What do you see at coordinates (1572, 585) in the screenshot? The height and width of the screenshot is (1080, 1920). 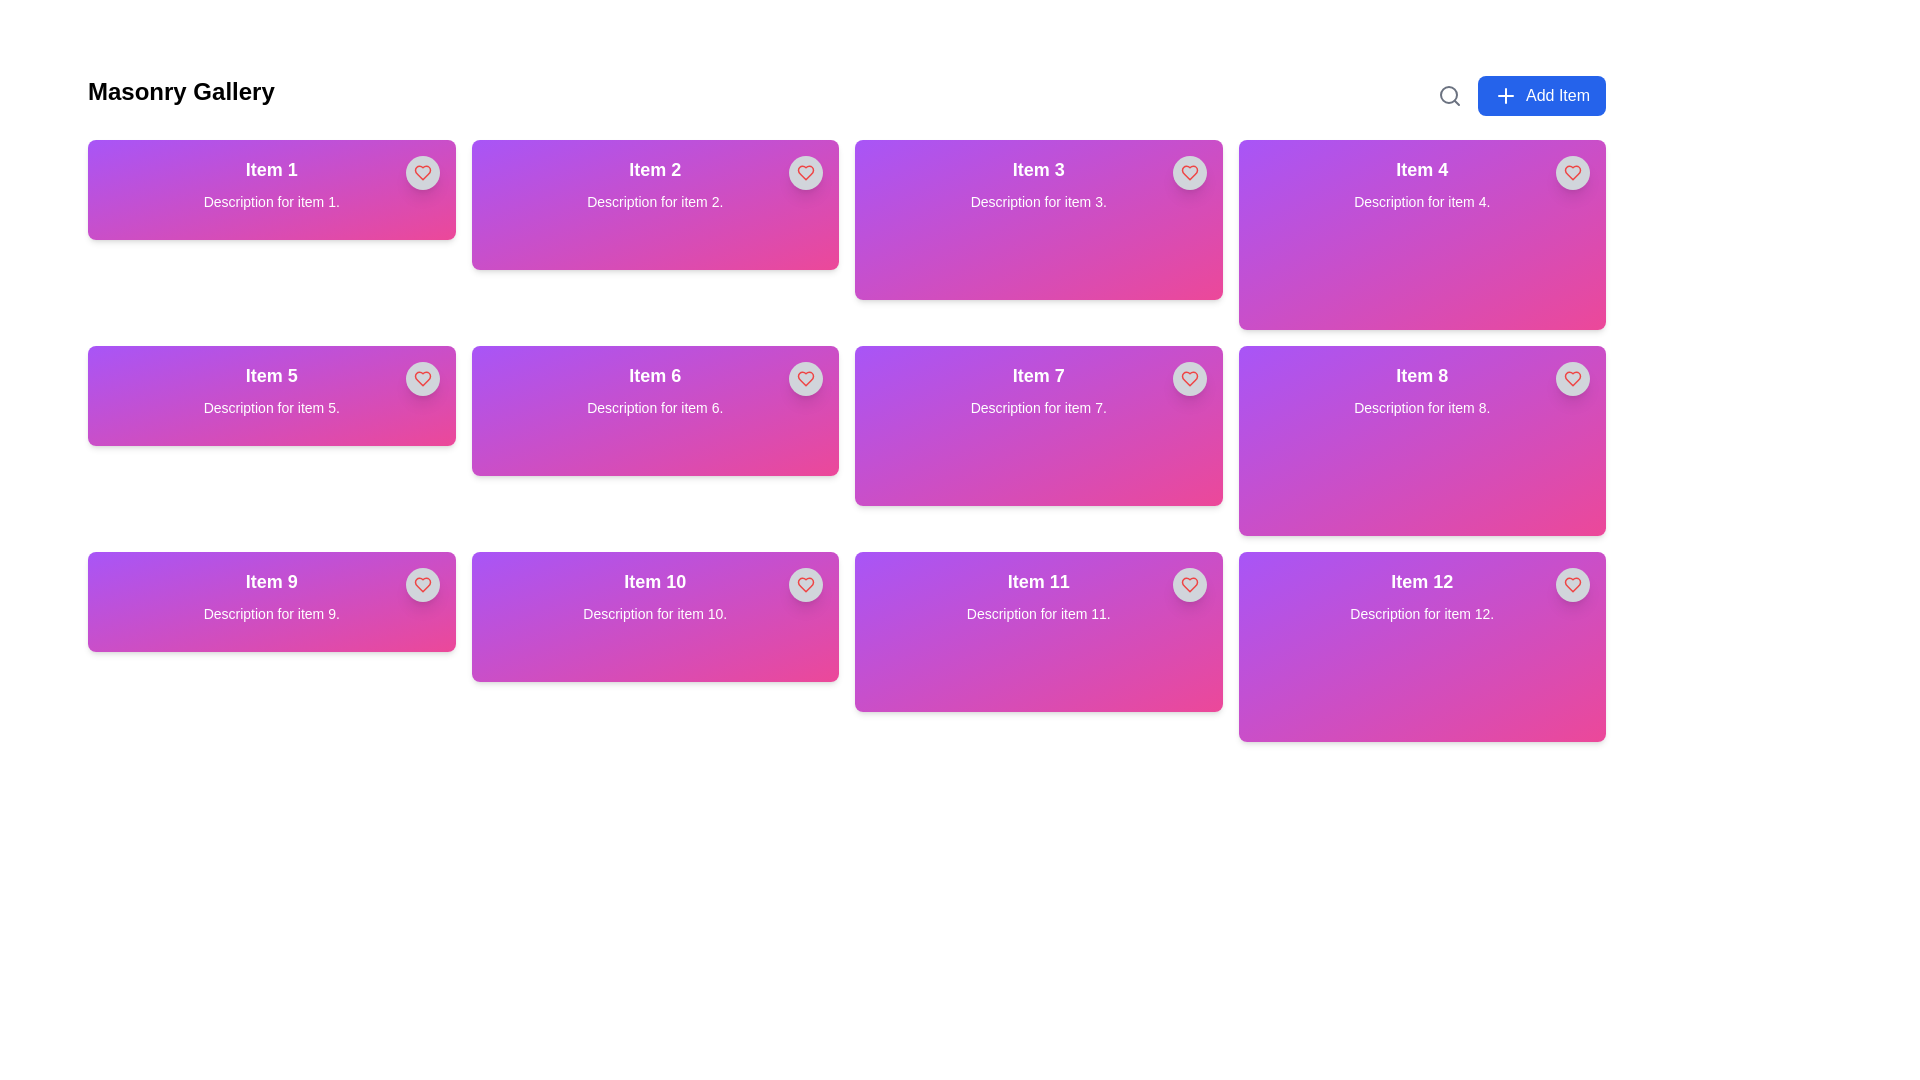 I see `the 'like' button located at the top-right corner of the card labeled 'Item 12'` at bounding box center [1572, 585].